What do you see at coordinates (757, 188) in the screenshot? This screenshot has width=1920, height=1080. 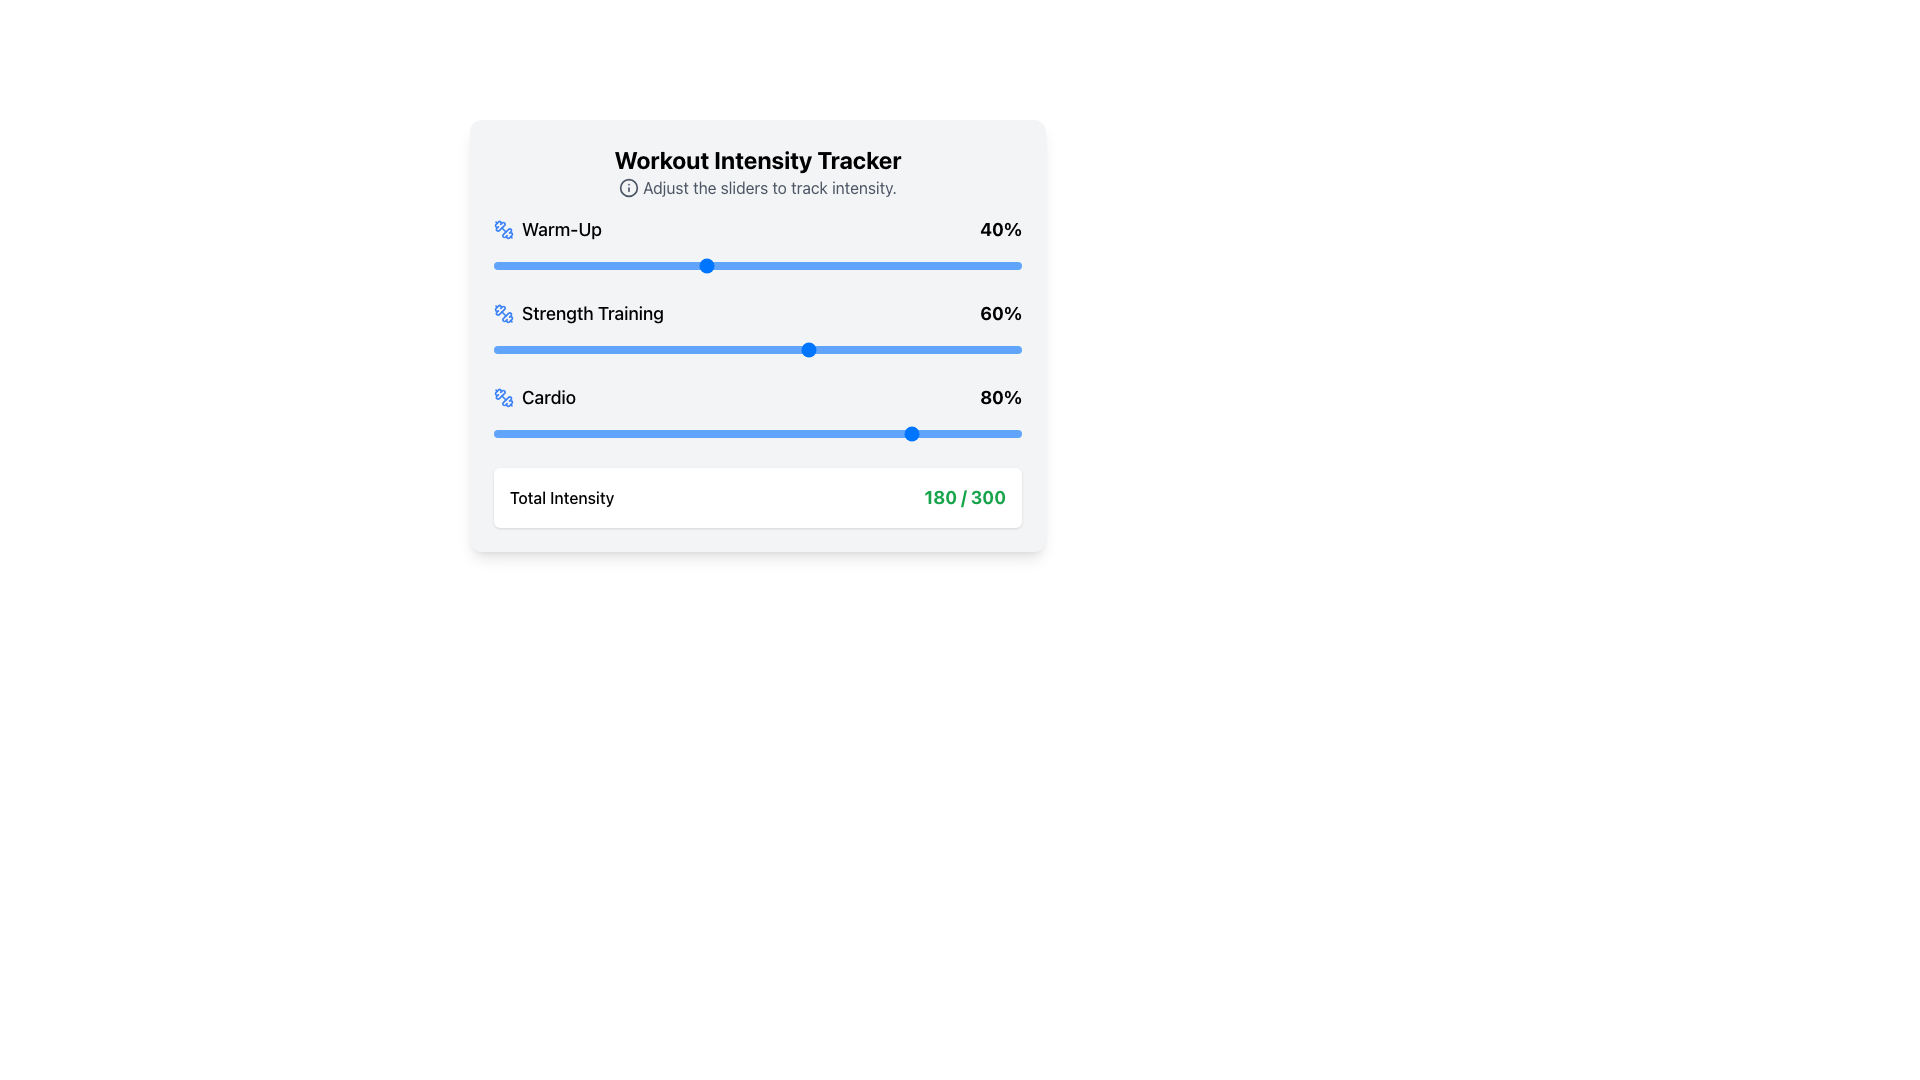 I see `instructional text label displaying 'Adjust the sliders to track intensity.' located directly beneath the 'Workout Intensity Tracker' heading` at bounding box center [757, 188].